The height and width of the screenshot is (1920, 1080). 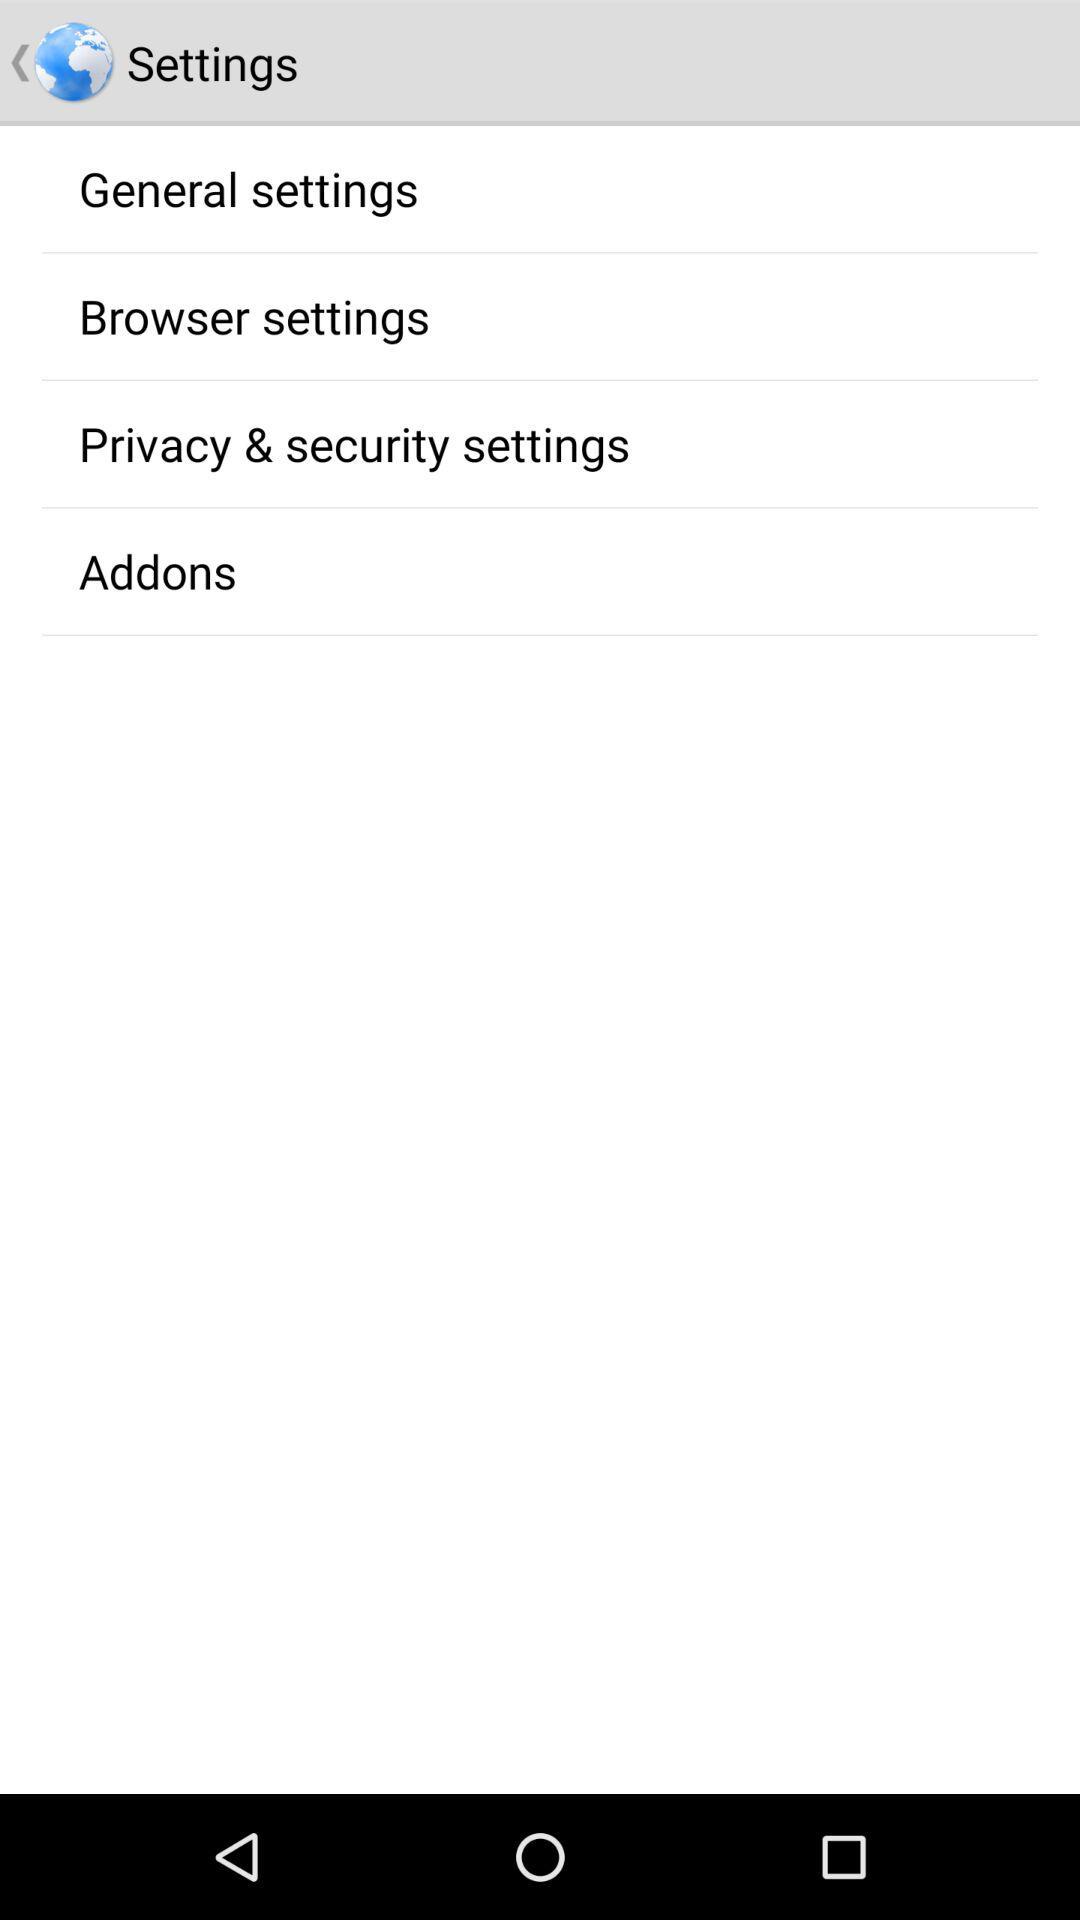 What do you see at coordinates (353, 442) in the screenshot?
I see `app above addons icon` at bounding box center [353, 442].